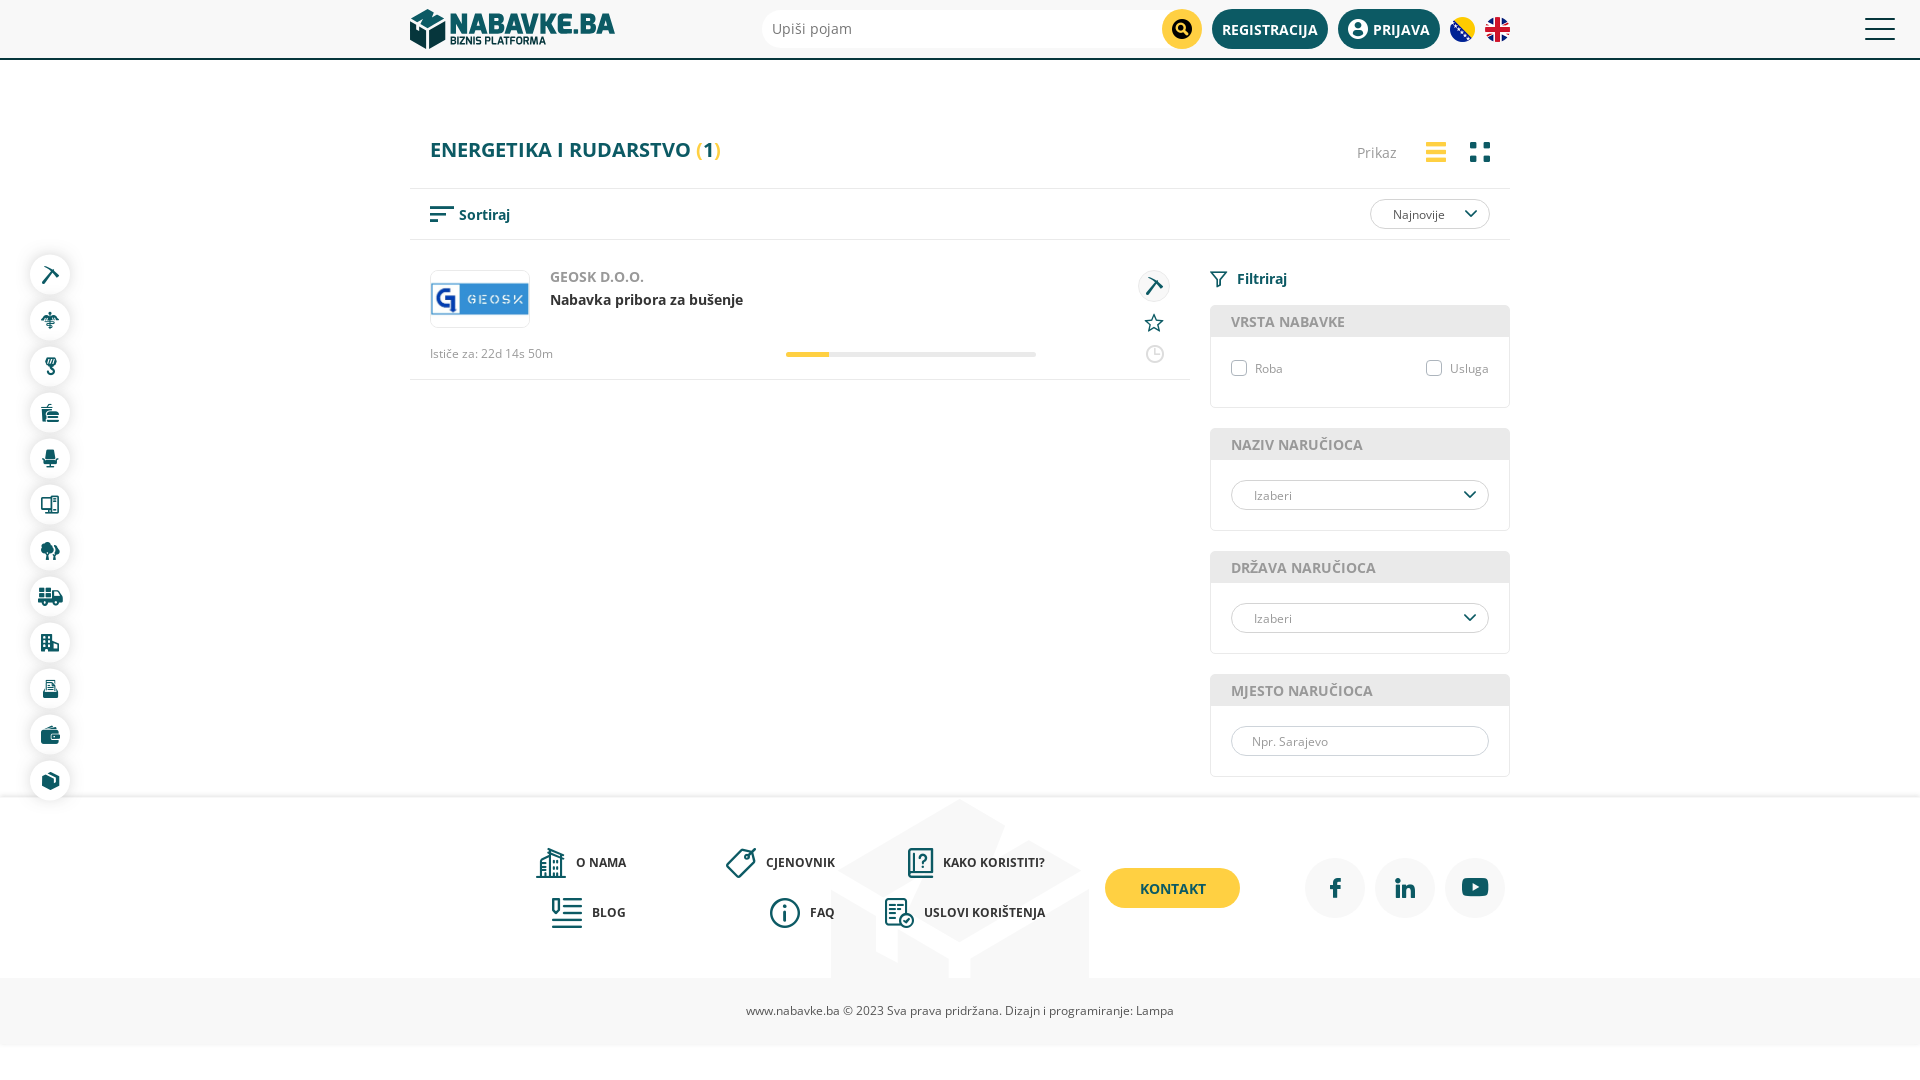 This screenshot has width=1920, height=1080. Describe the element at coordinates (521, 913) in the screenshot. I see `'BLOG'` at that location.